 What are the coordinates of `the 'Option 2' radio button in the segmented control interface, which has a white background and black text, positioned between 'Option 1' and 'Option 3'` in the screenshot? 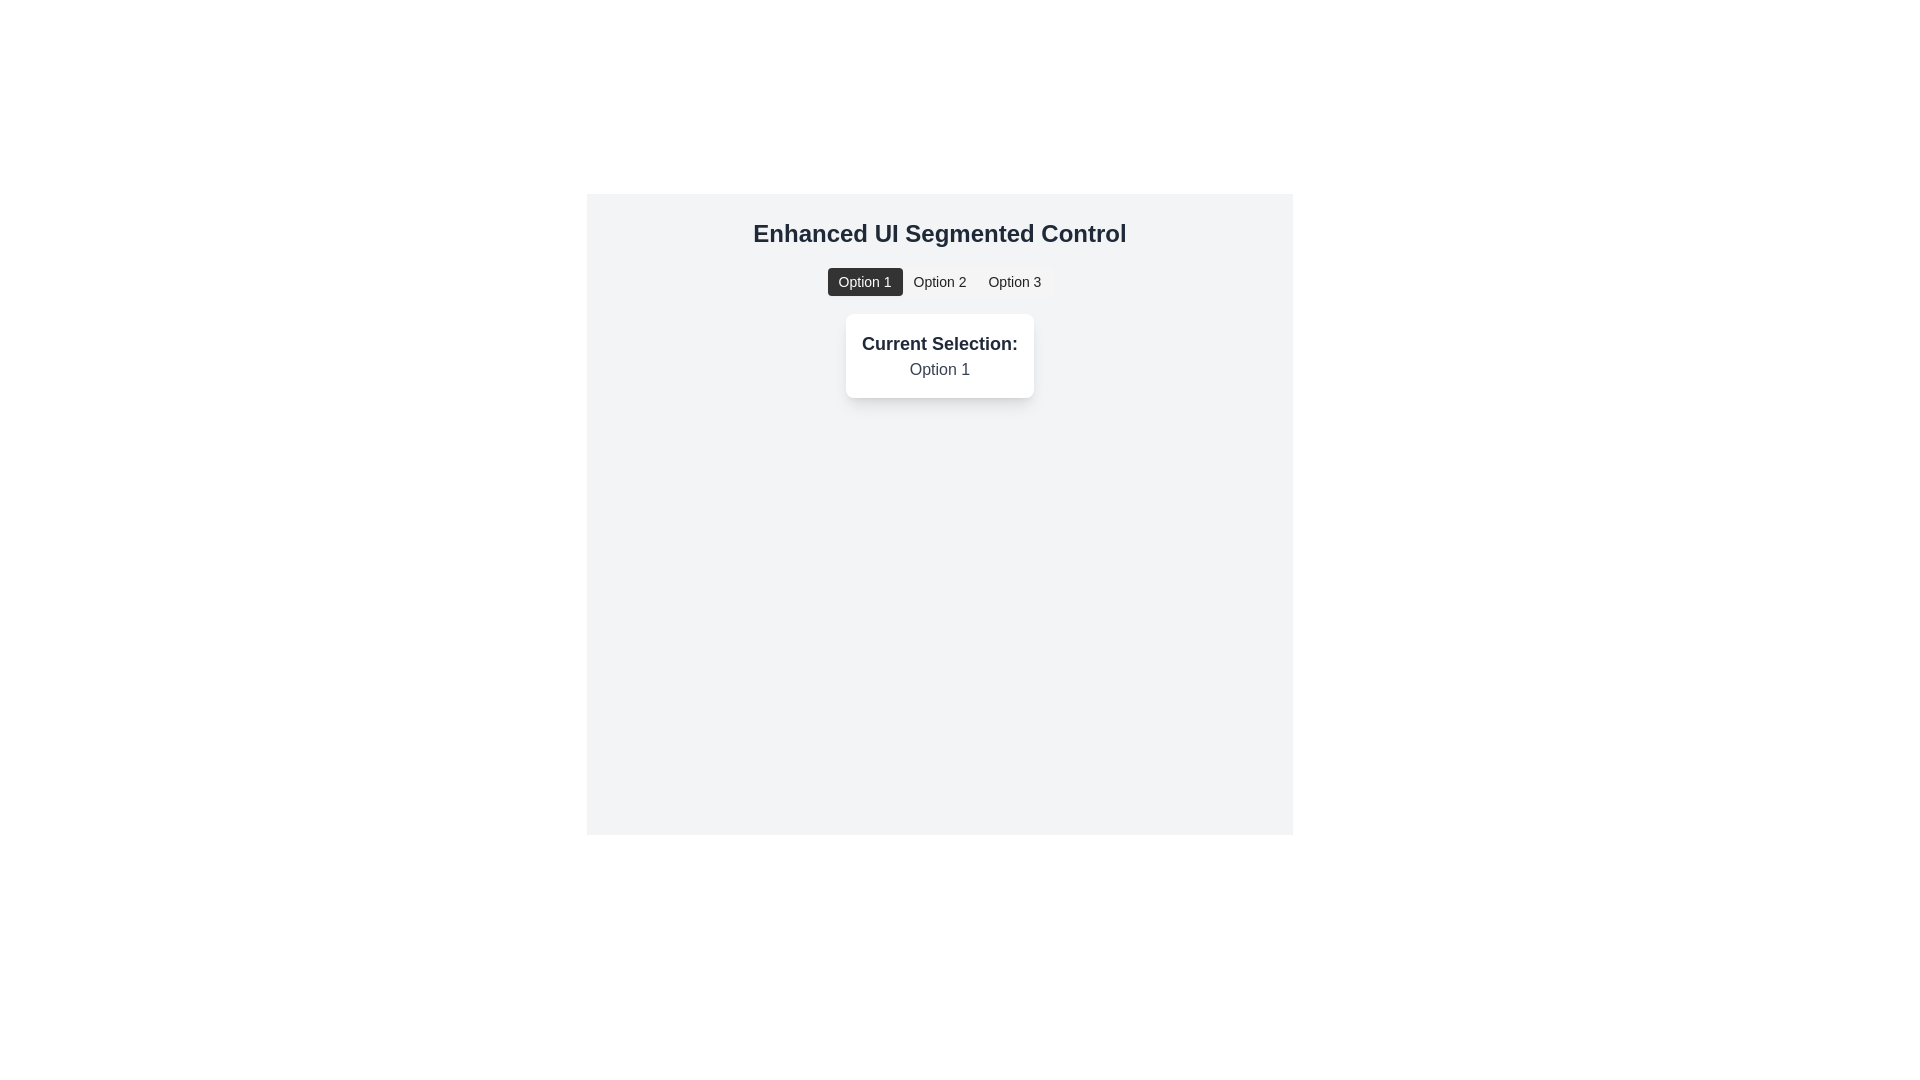 It's located at (939, 281).